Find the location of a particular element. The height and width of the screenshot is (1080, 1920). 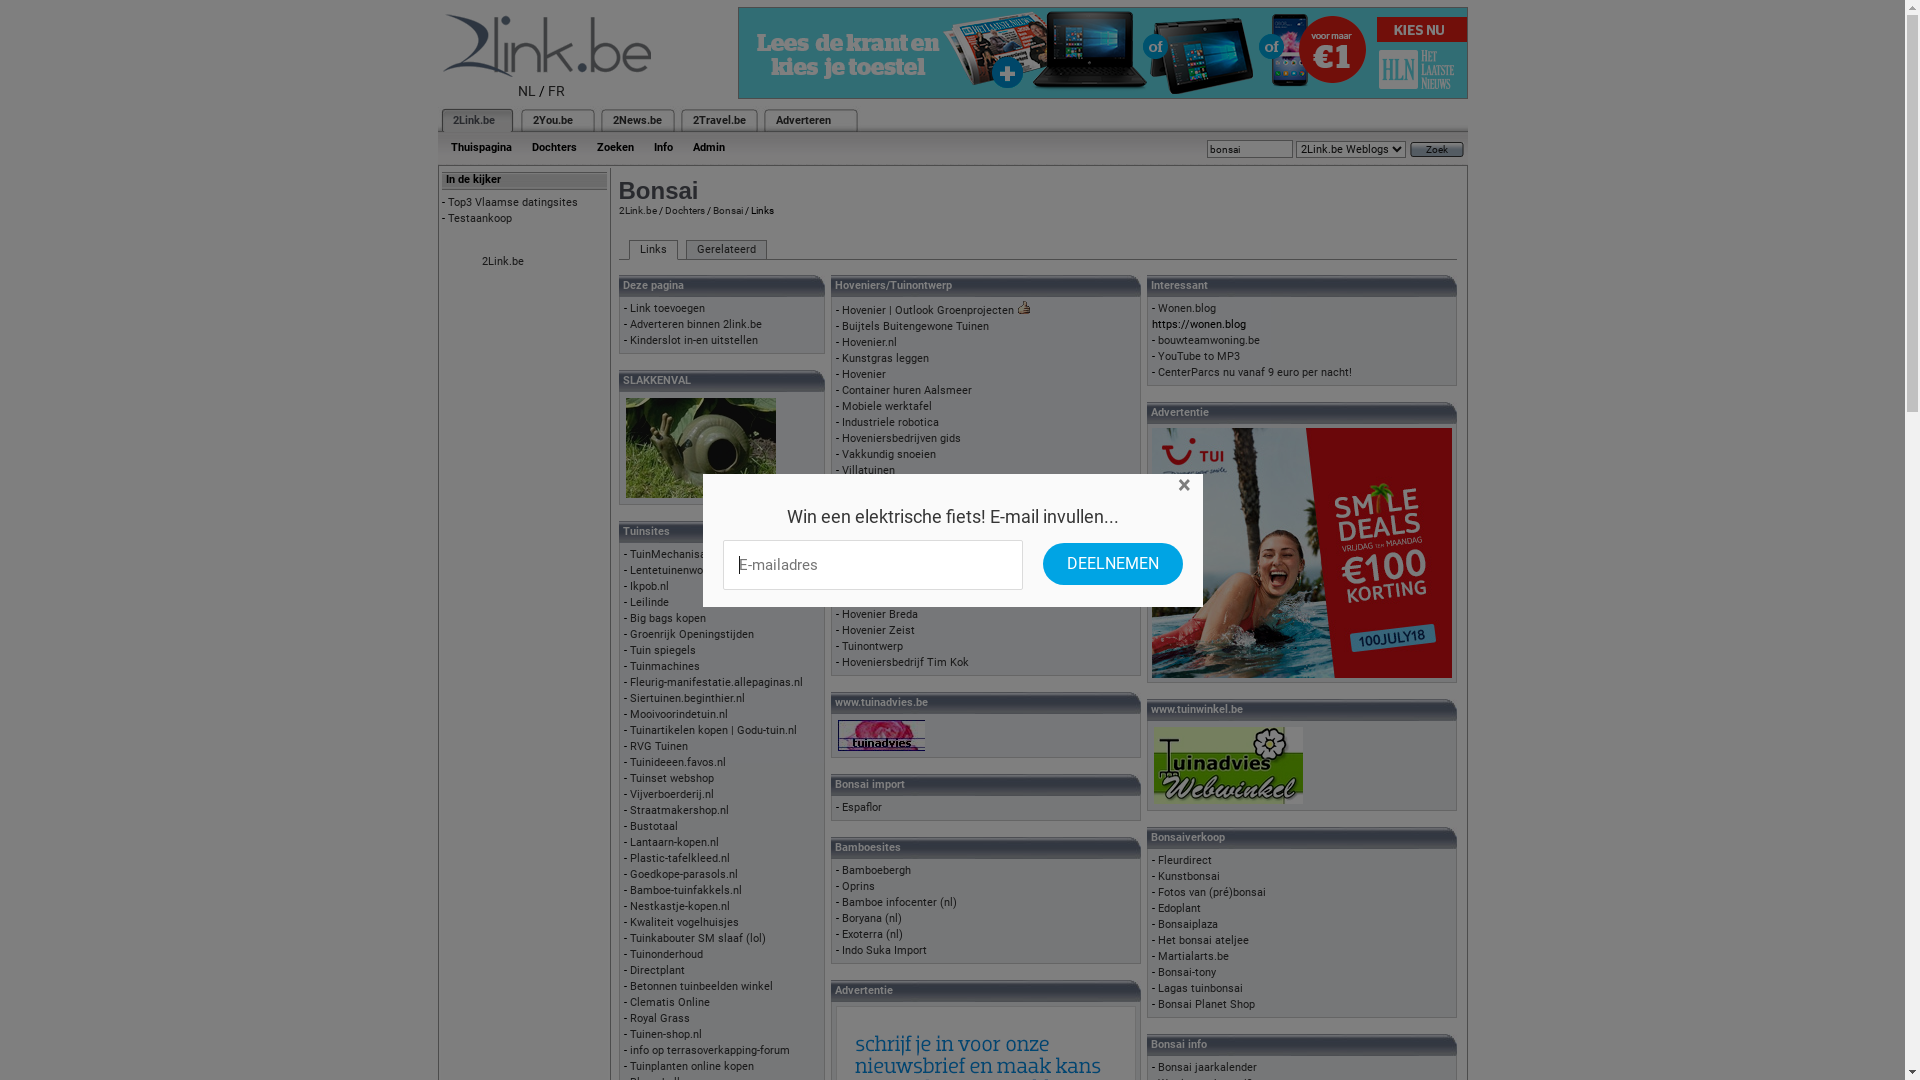

'Hoveniersbedrijf Tim Kok' is located at coordinates (904, 662).